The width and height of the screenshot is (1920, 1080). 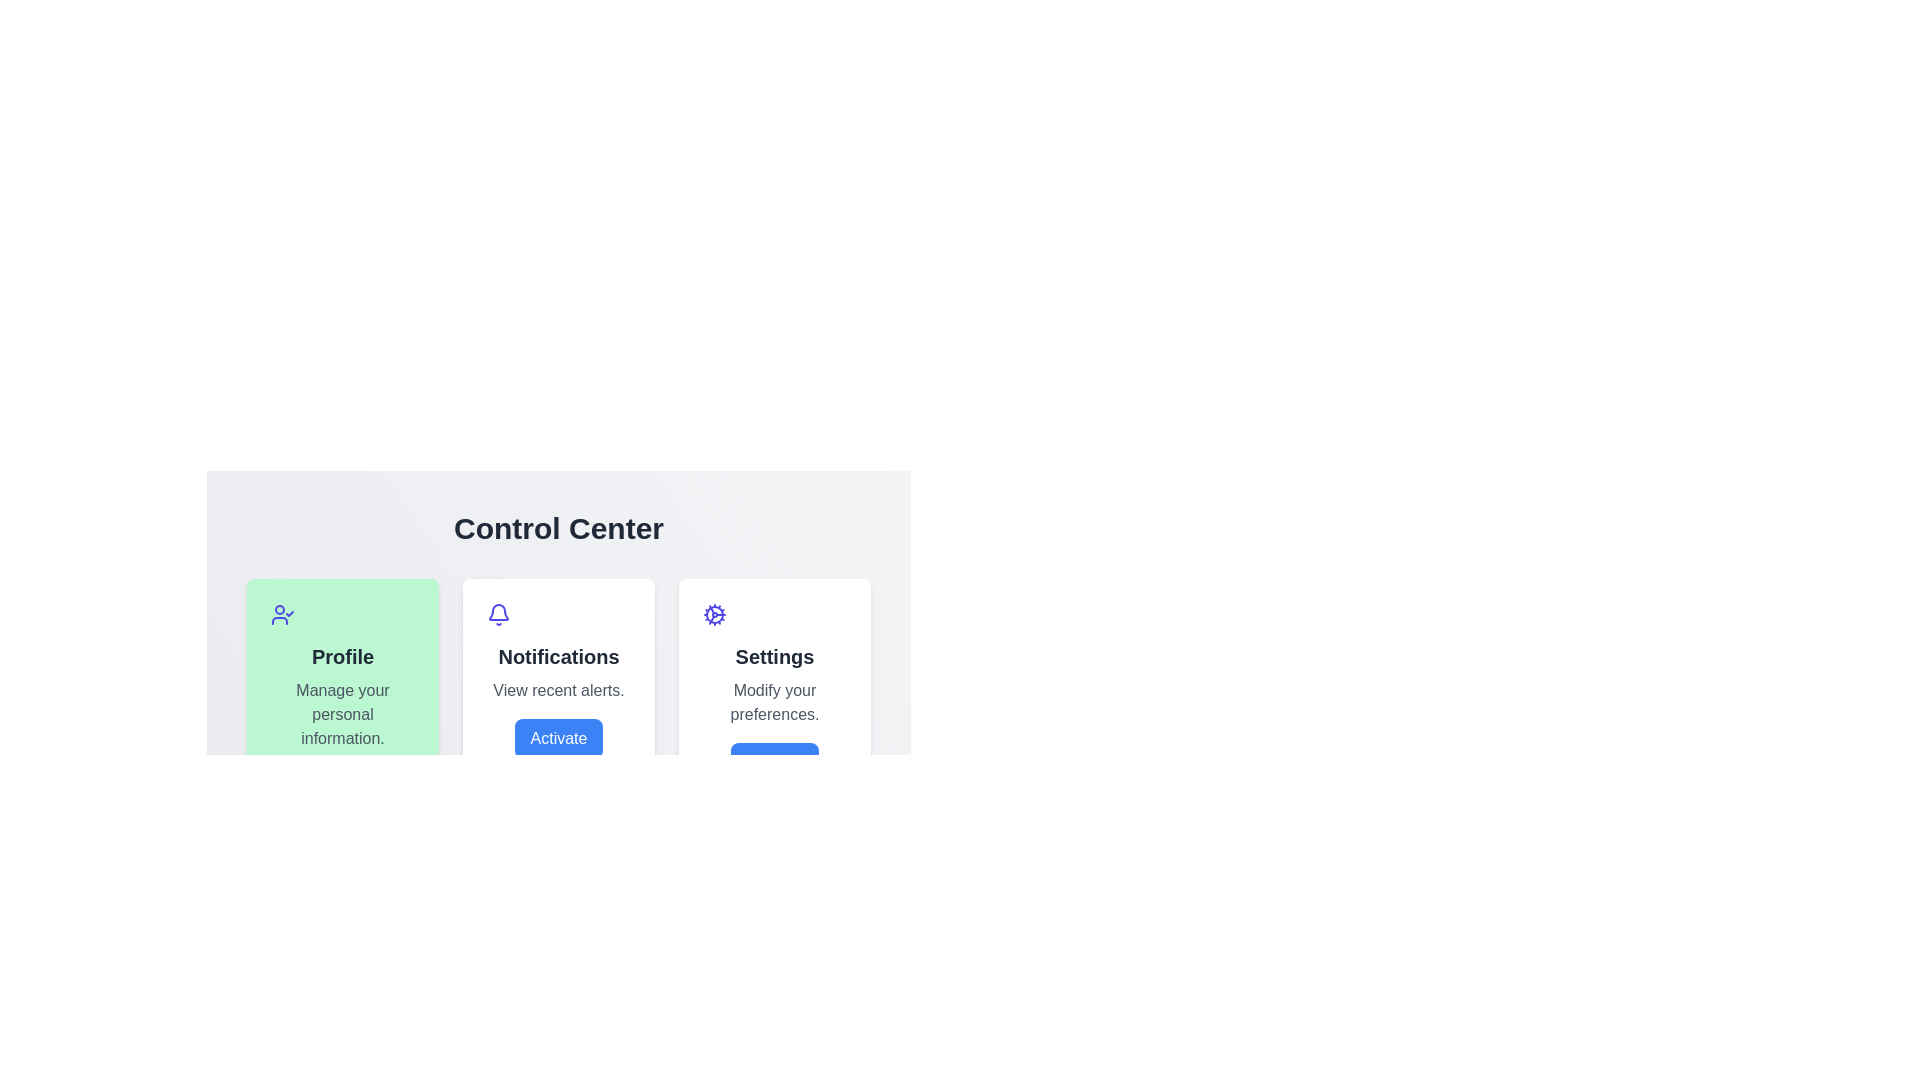 What do you see at coordinates (773, 701) in the screenshot?
I see `the static text element located within the 'Settings' card, which provides descriptive instruction or label above the 'Activate' button` at bounding box center [773, 701].